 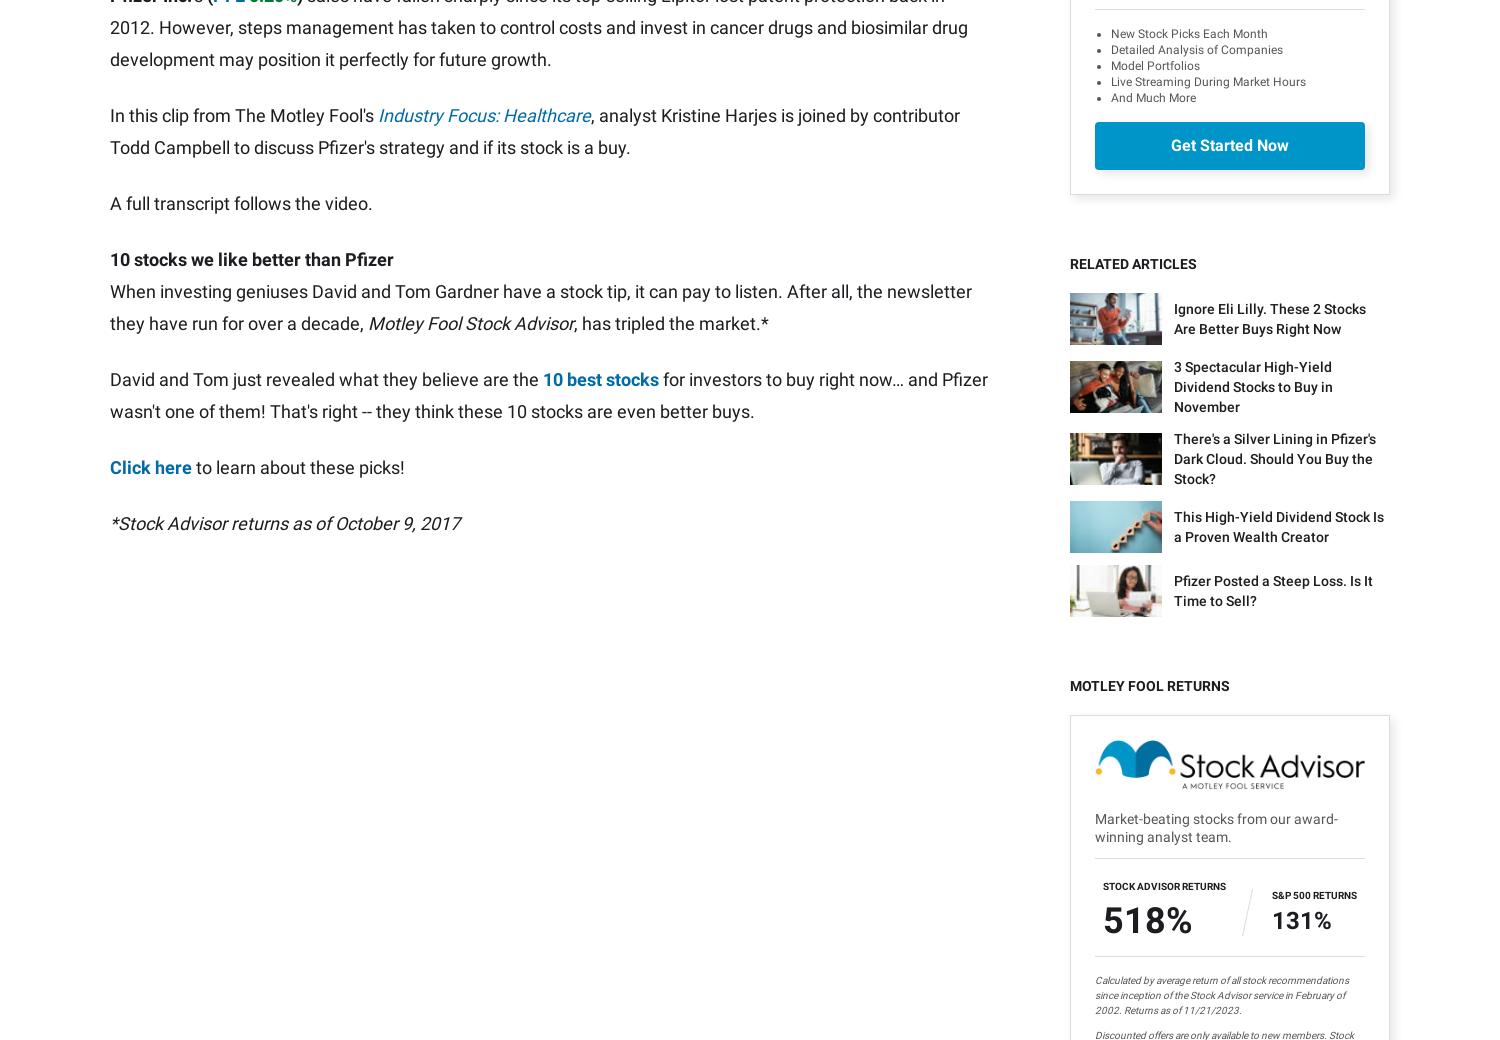 What do you see at coordinates (444, 765) in the screenshot?
I see `'Research'` at bounding box center [444, 765].